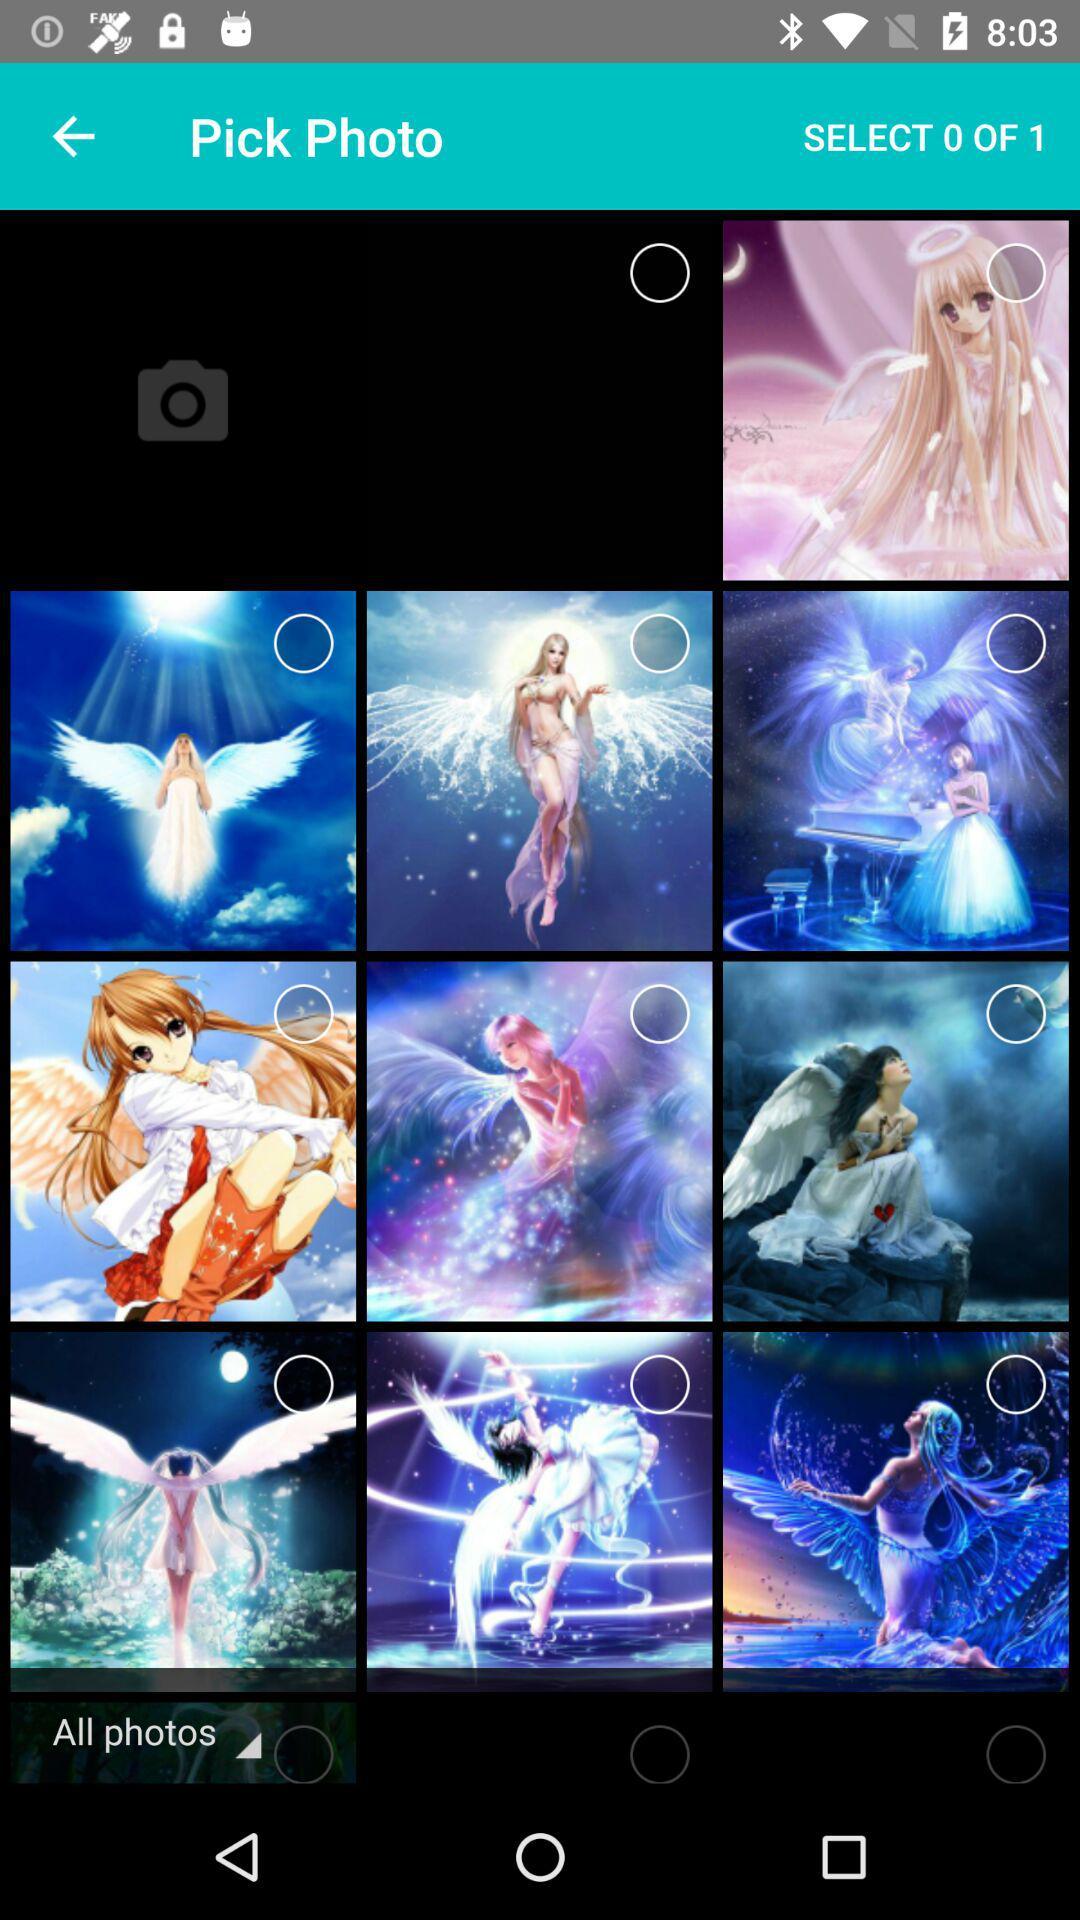 This screenshot has height=1920, width=1080. Describe the element at coordinates (303, 1383) in the screenshot. I see `photo` at that location.